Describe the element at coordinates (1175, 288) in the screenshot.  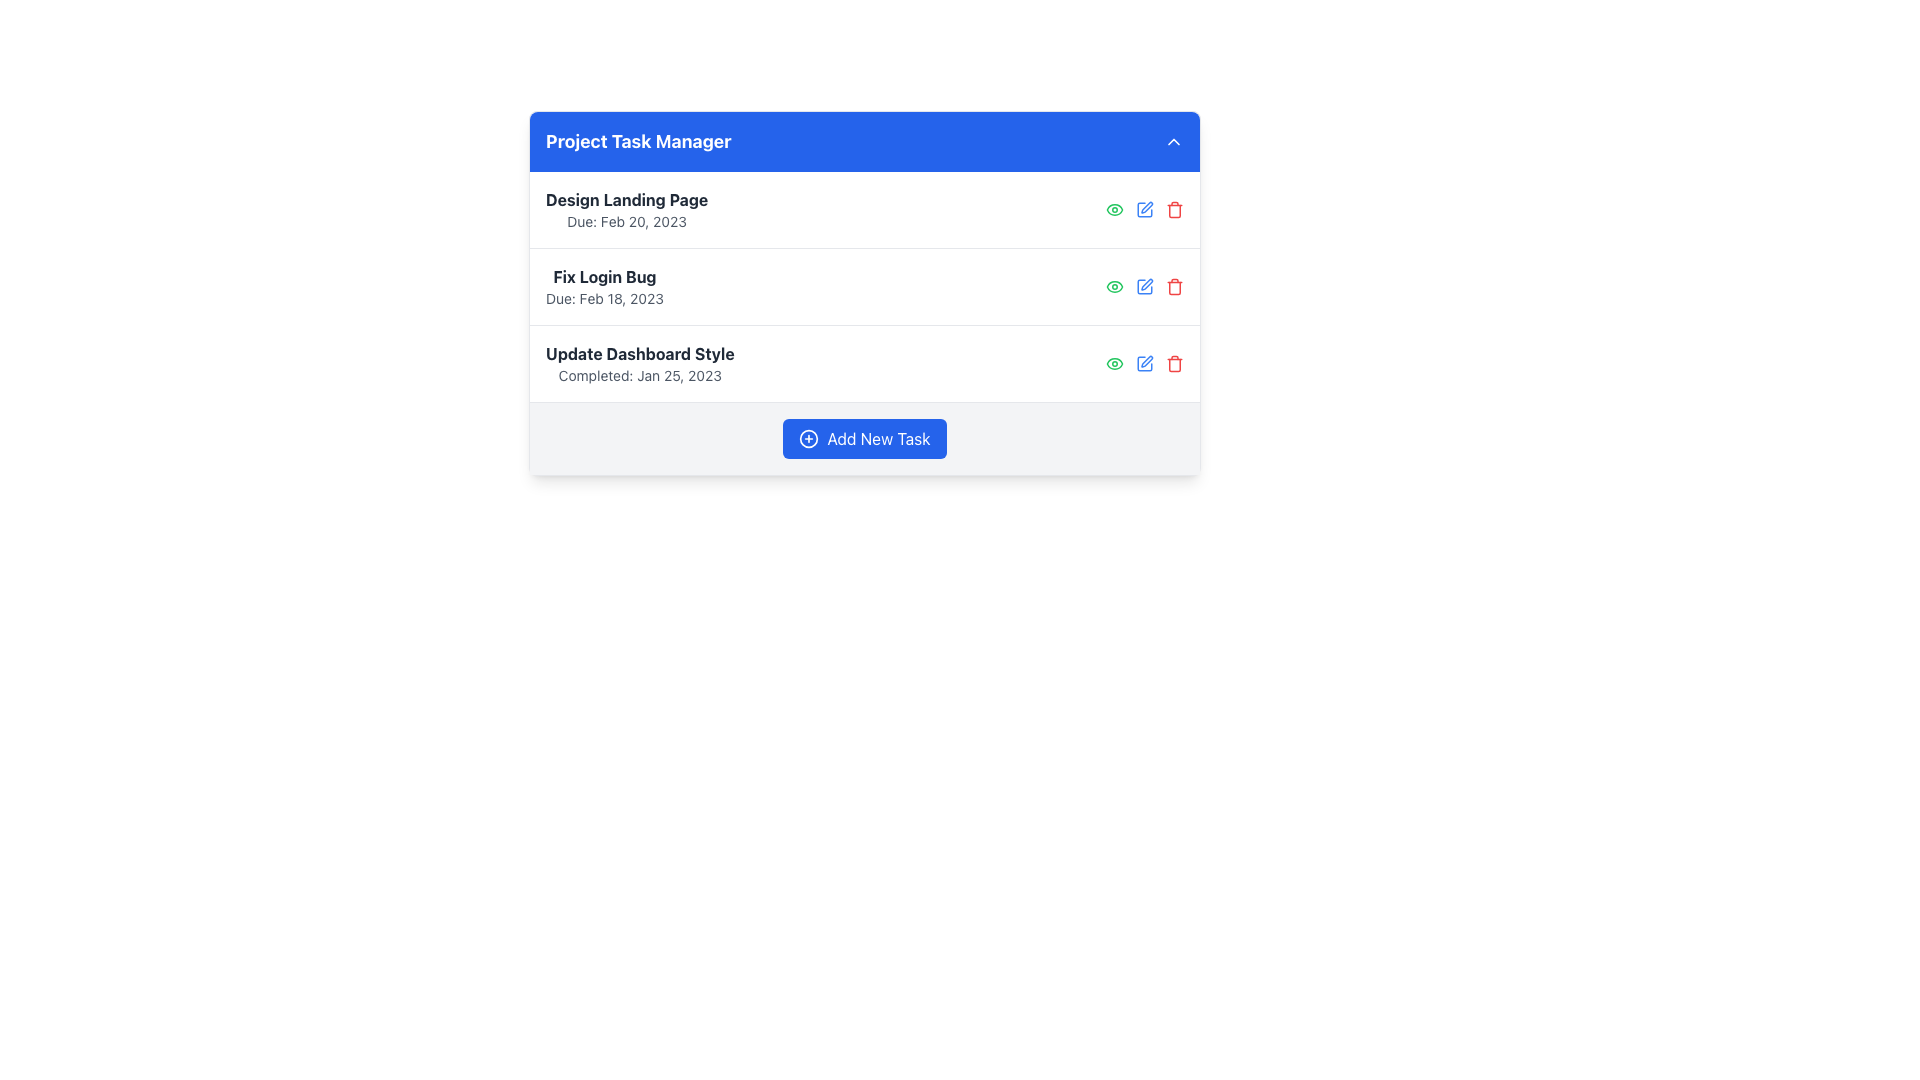
I see `the 'Delete' icon located to the right of the green eye icon and blue pencil icon` at that location.